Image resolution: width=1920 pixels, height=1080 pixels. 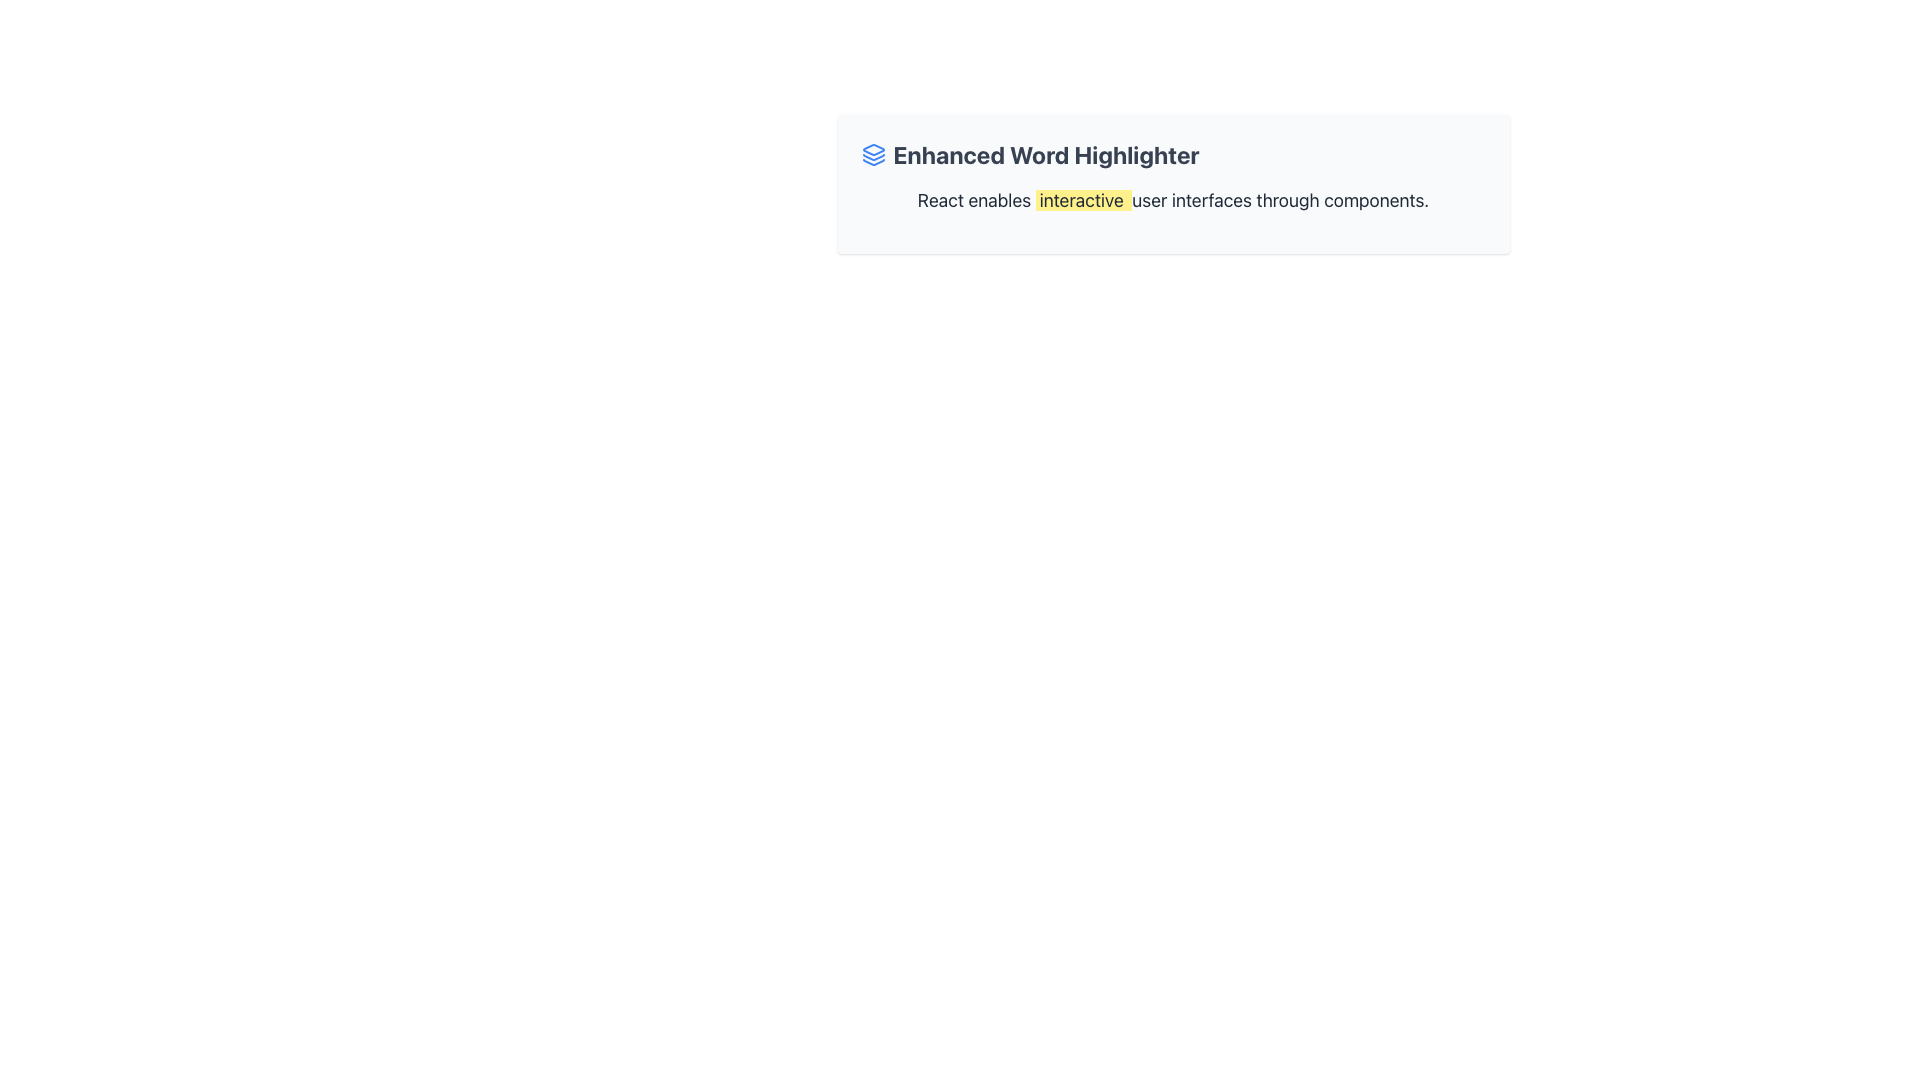 I want to click on text label with icon that serves as a section header, positioned above a descriptive text block, so click(x=1173, y=153).